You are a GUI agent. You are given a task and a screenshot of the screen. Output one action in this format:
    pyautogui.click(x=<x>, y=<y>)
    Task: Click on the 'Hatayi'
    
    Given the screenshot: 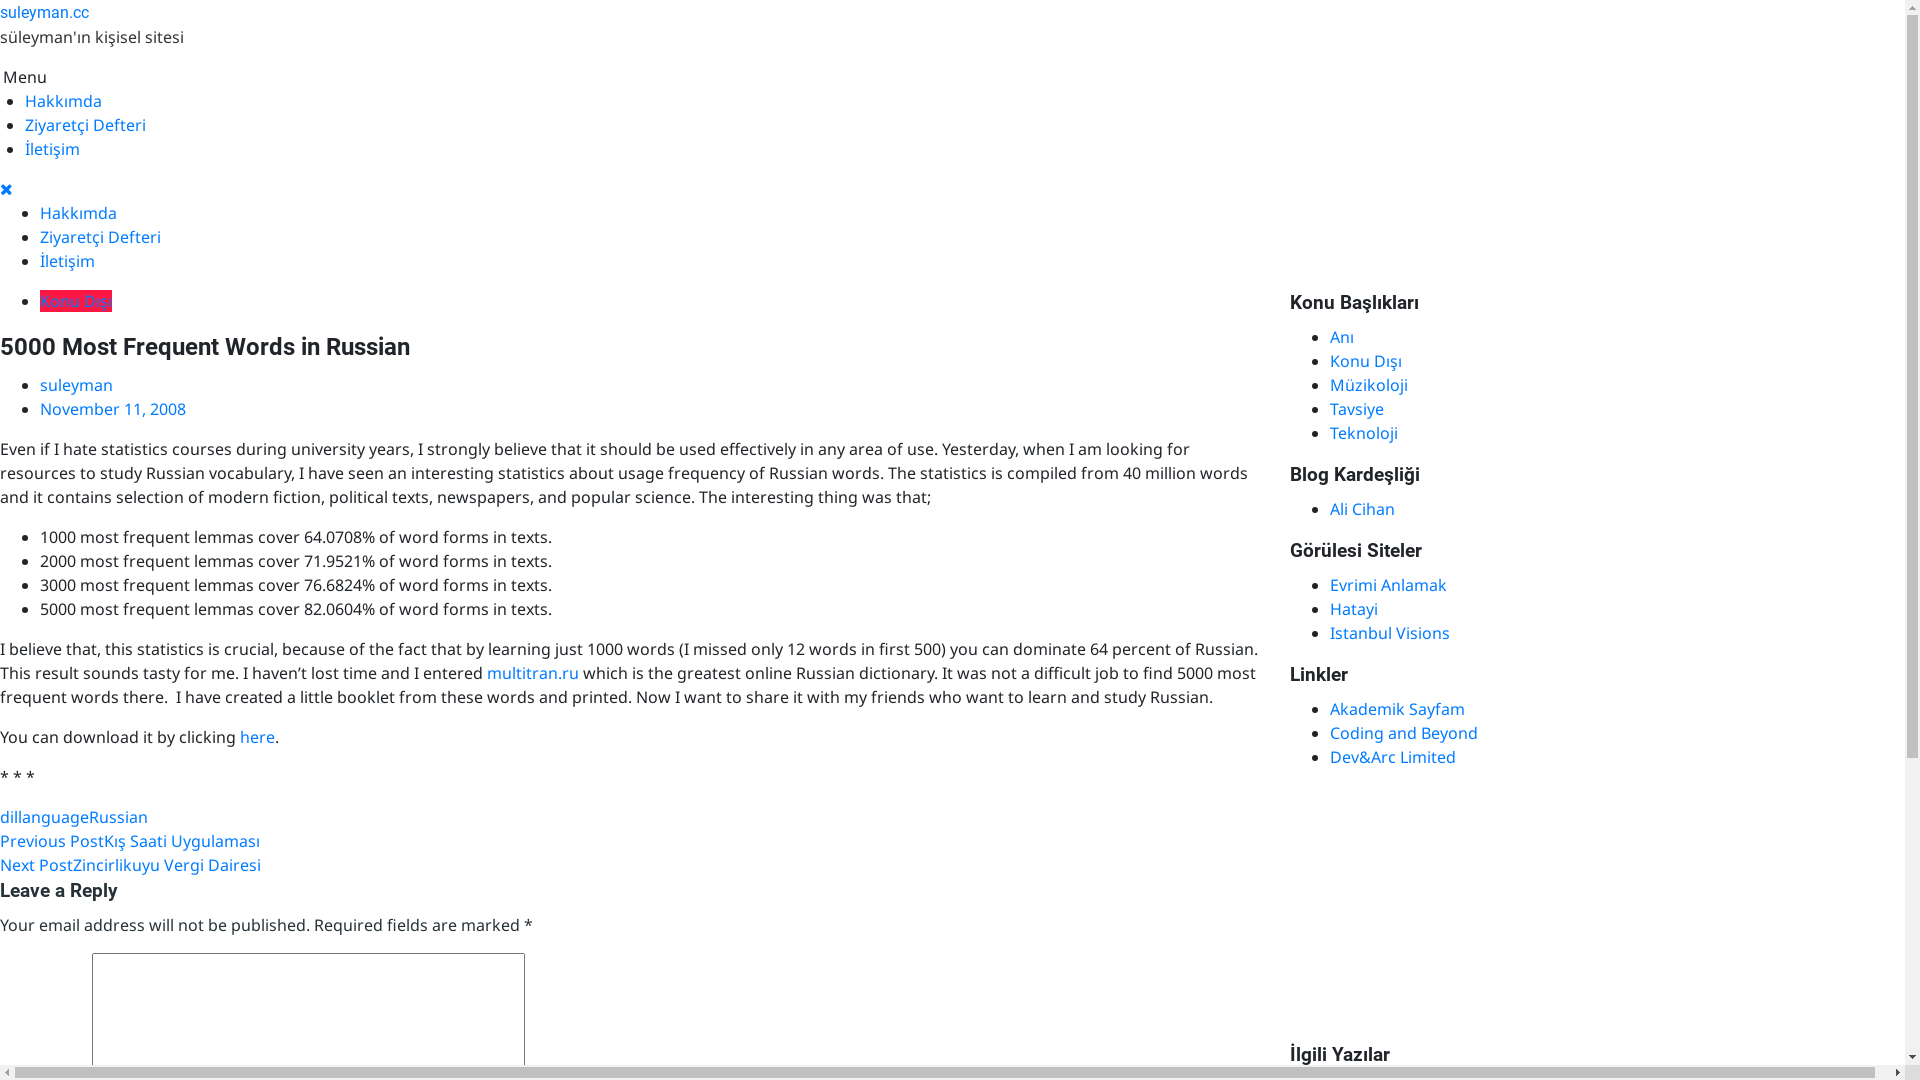 What is the action you would take?
    pyautogui.click(x=1353, y=608)
    